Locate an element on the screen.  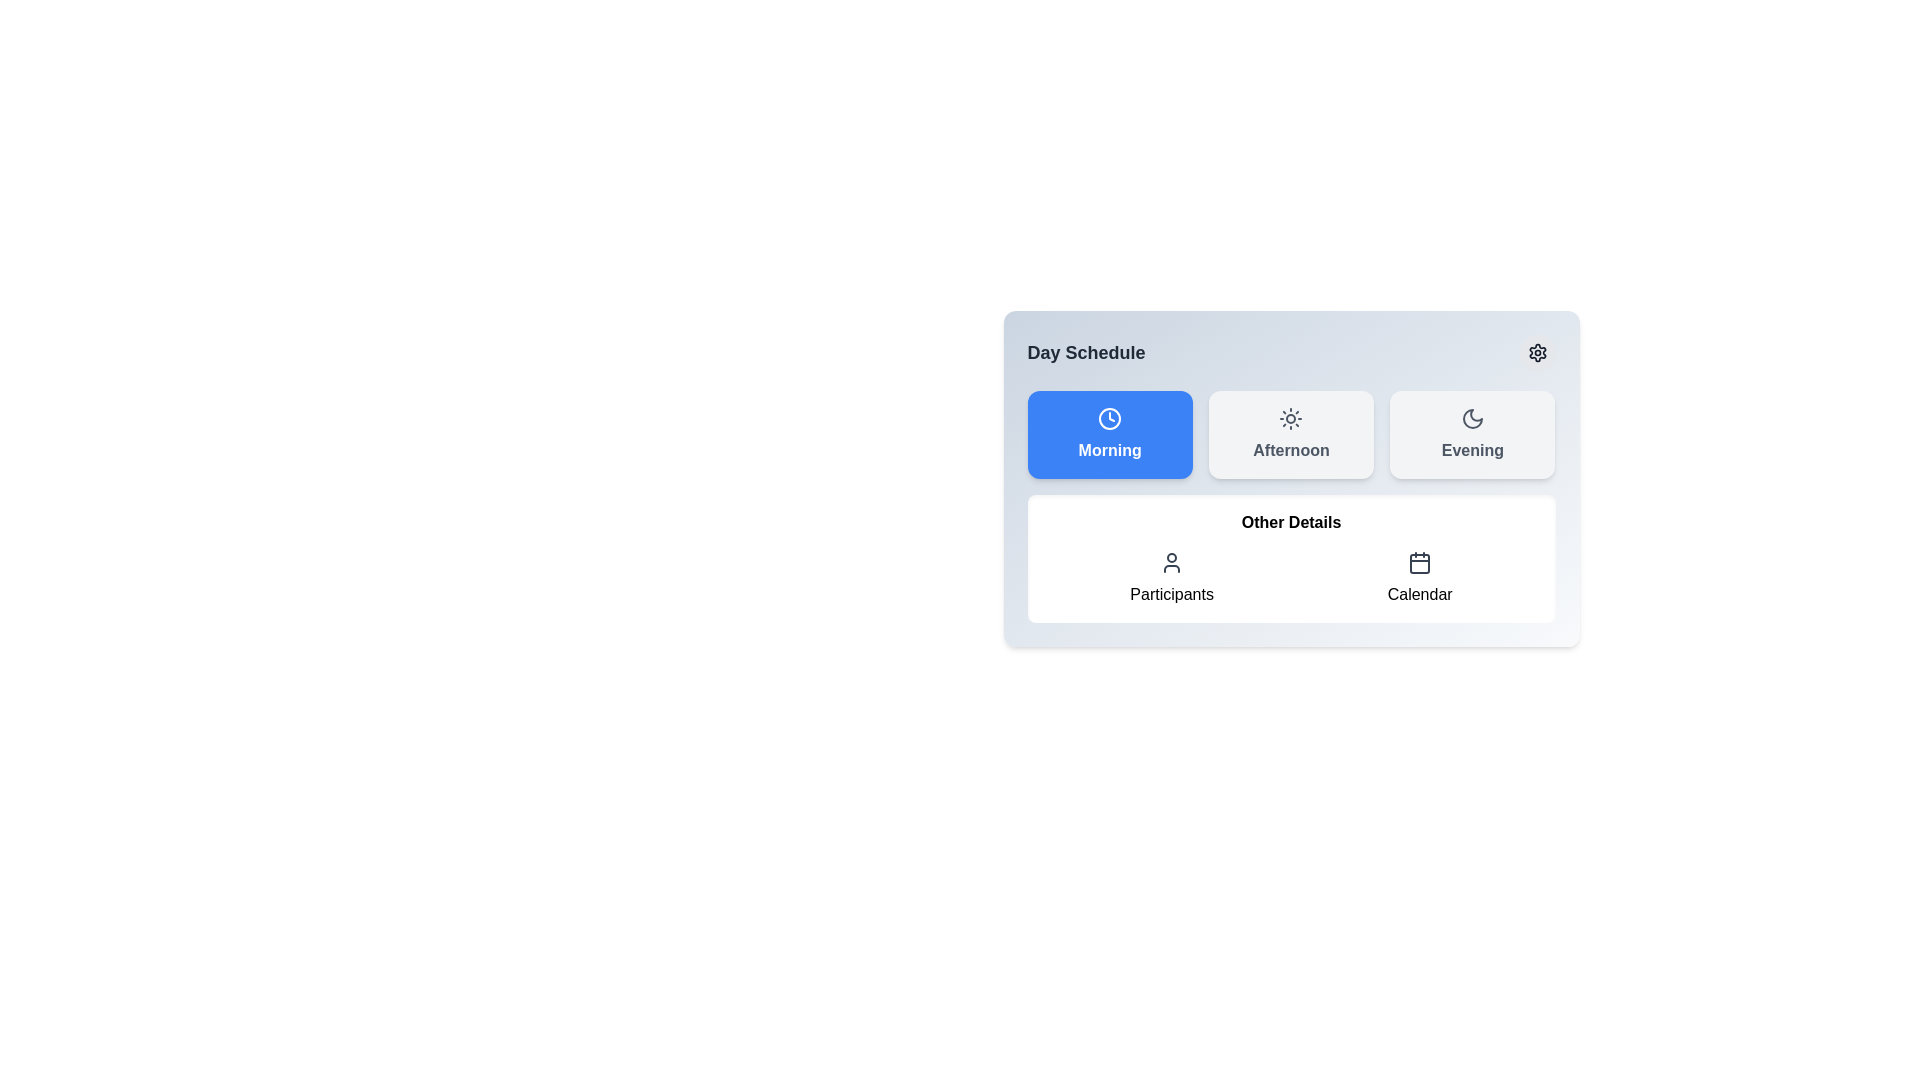
the small calendar icon, which features a minimalist monochrome outline style, located to the right of the 'Participants' icon and beneath the 'Other Details' header is located at coordinates (1419, 563).